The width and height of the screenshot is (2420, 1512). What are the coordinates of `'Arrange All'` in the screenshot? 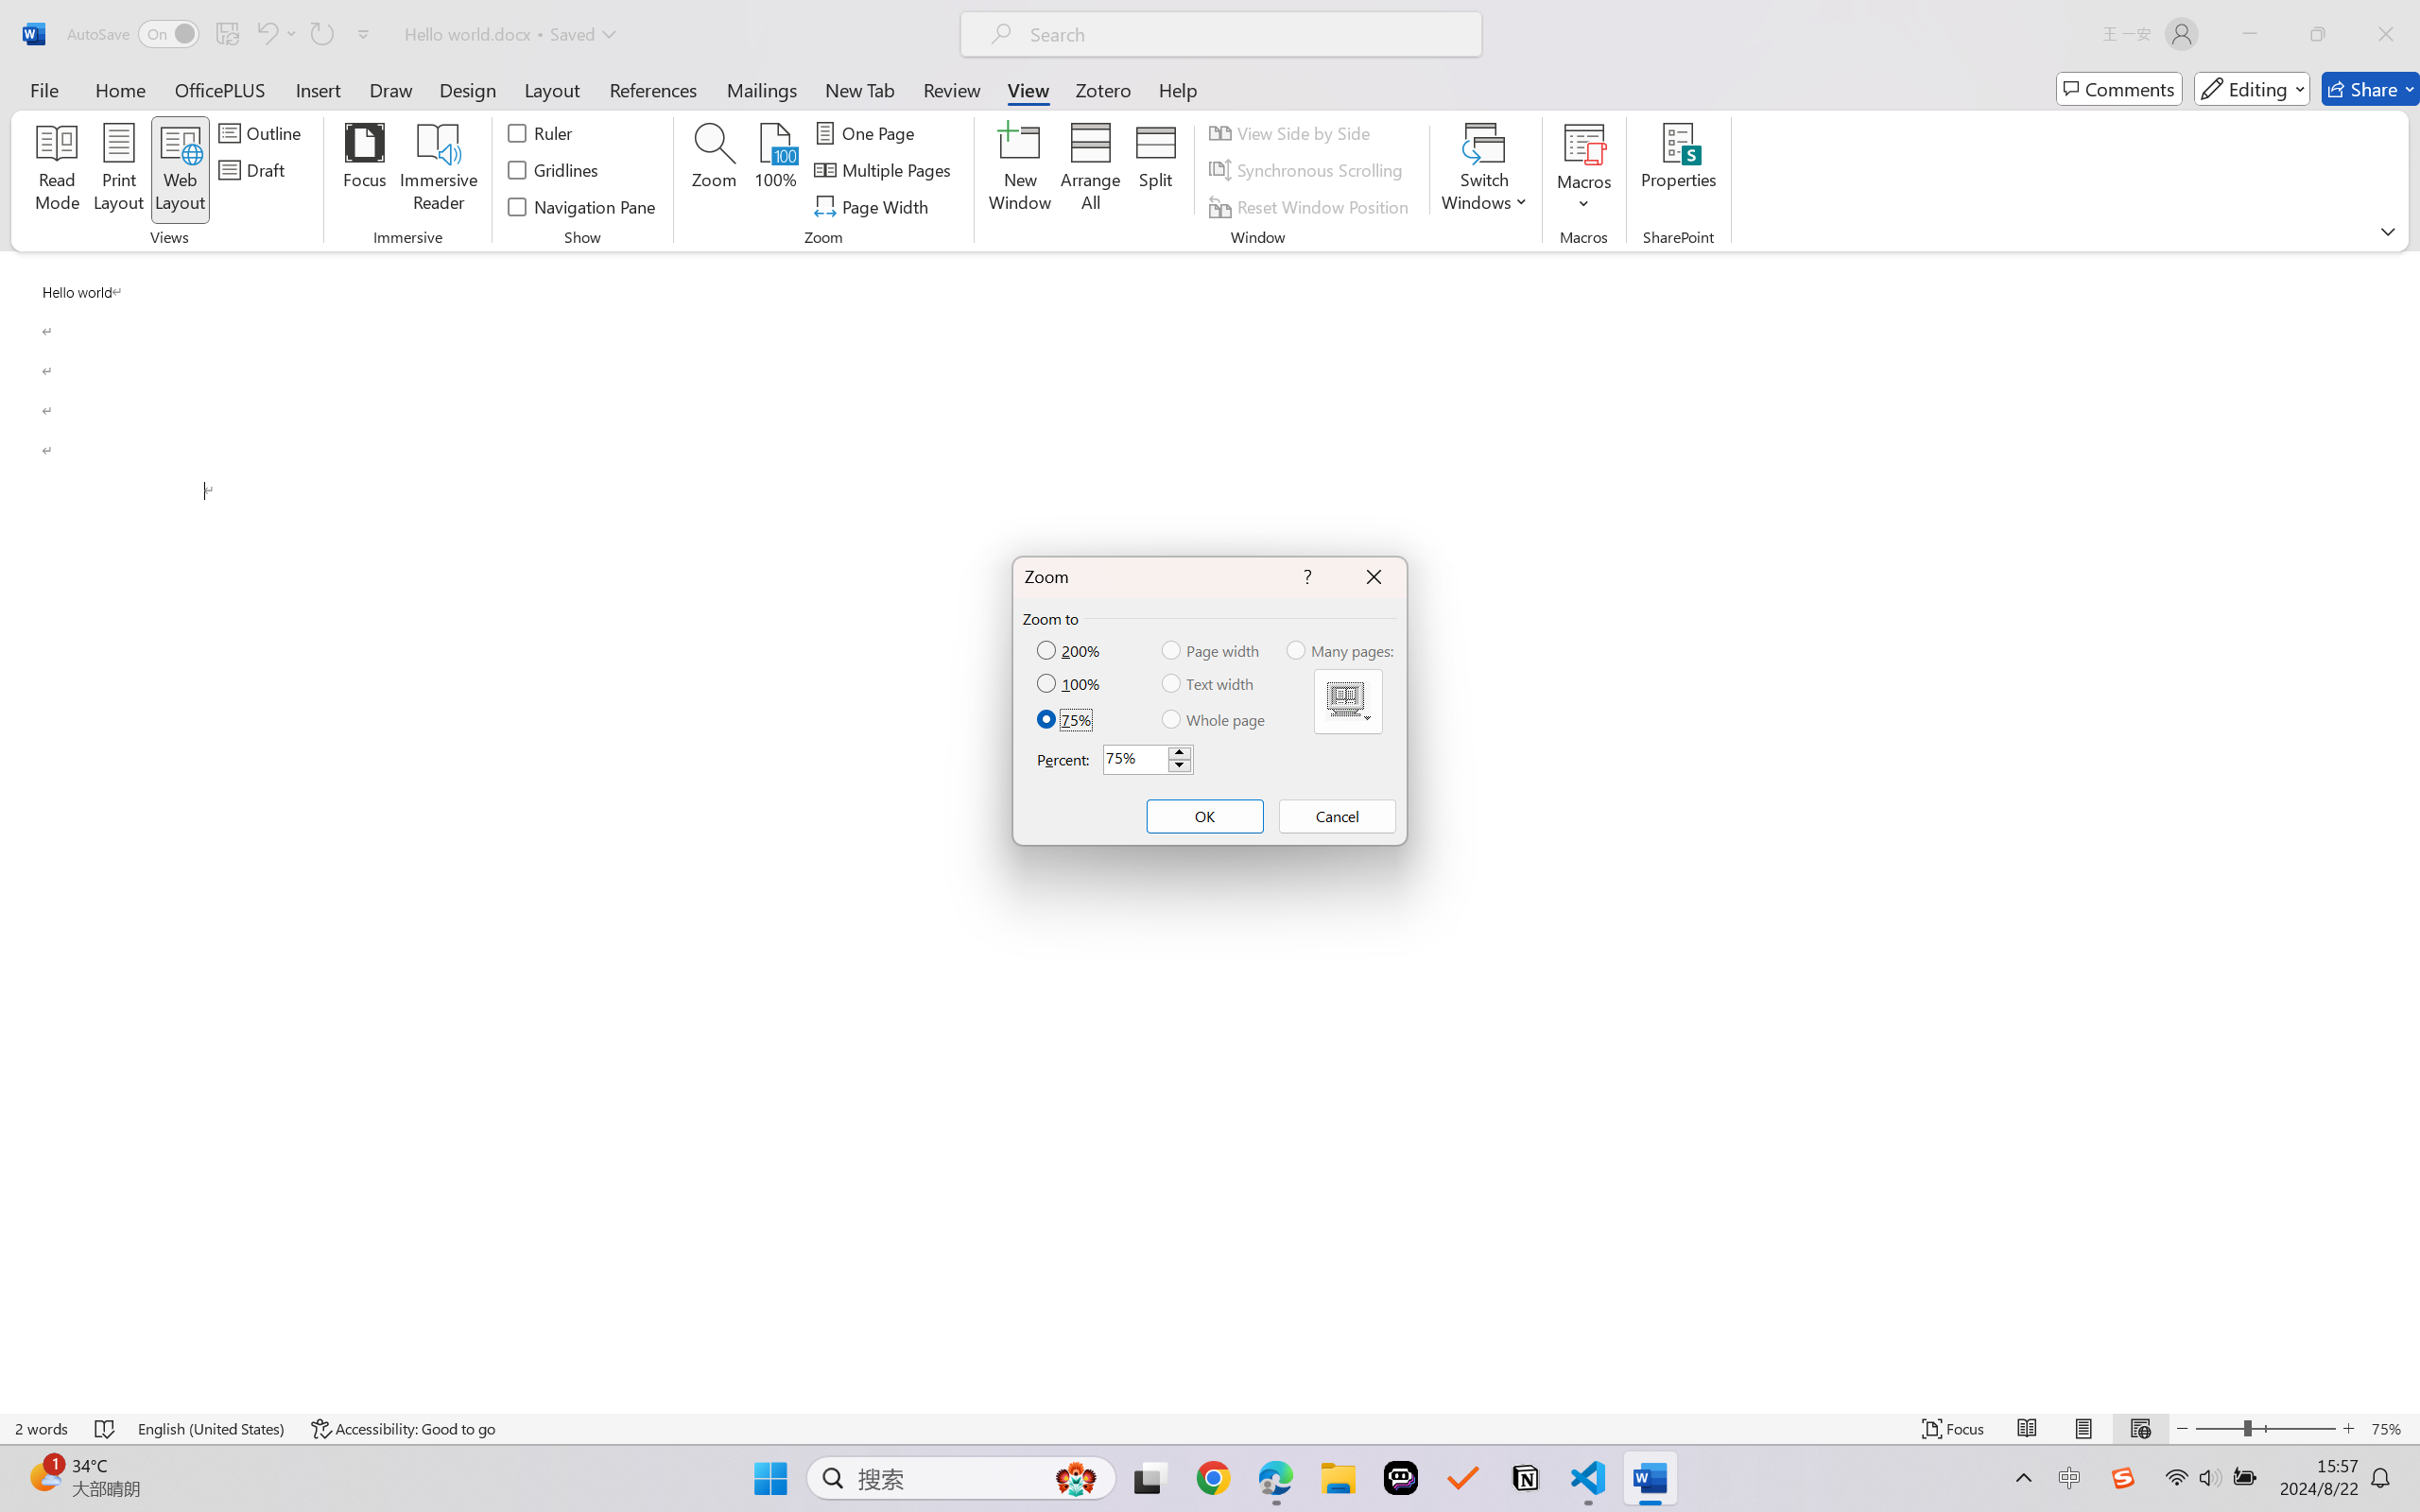 It's located at (1089, 170).